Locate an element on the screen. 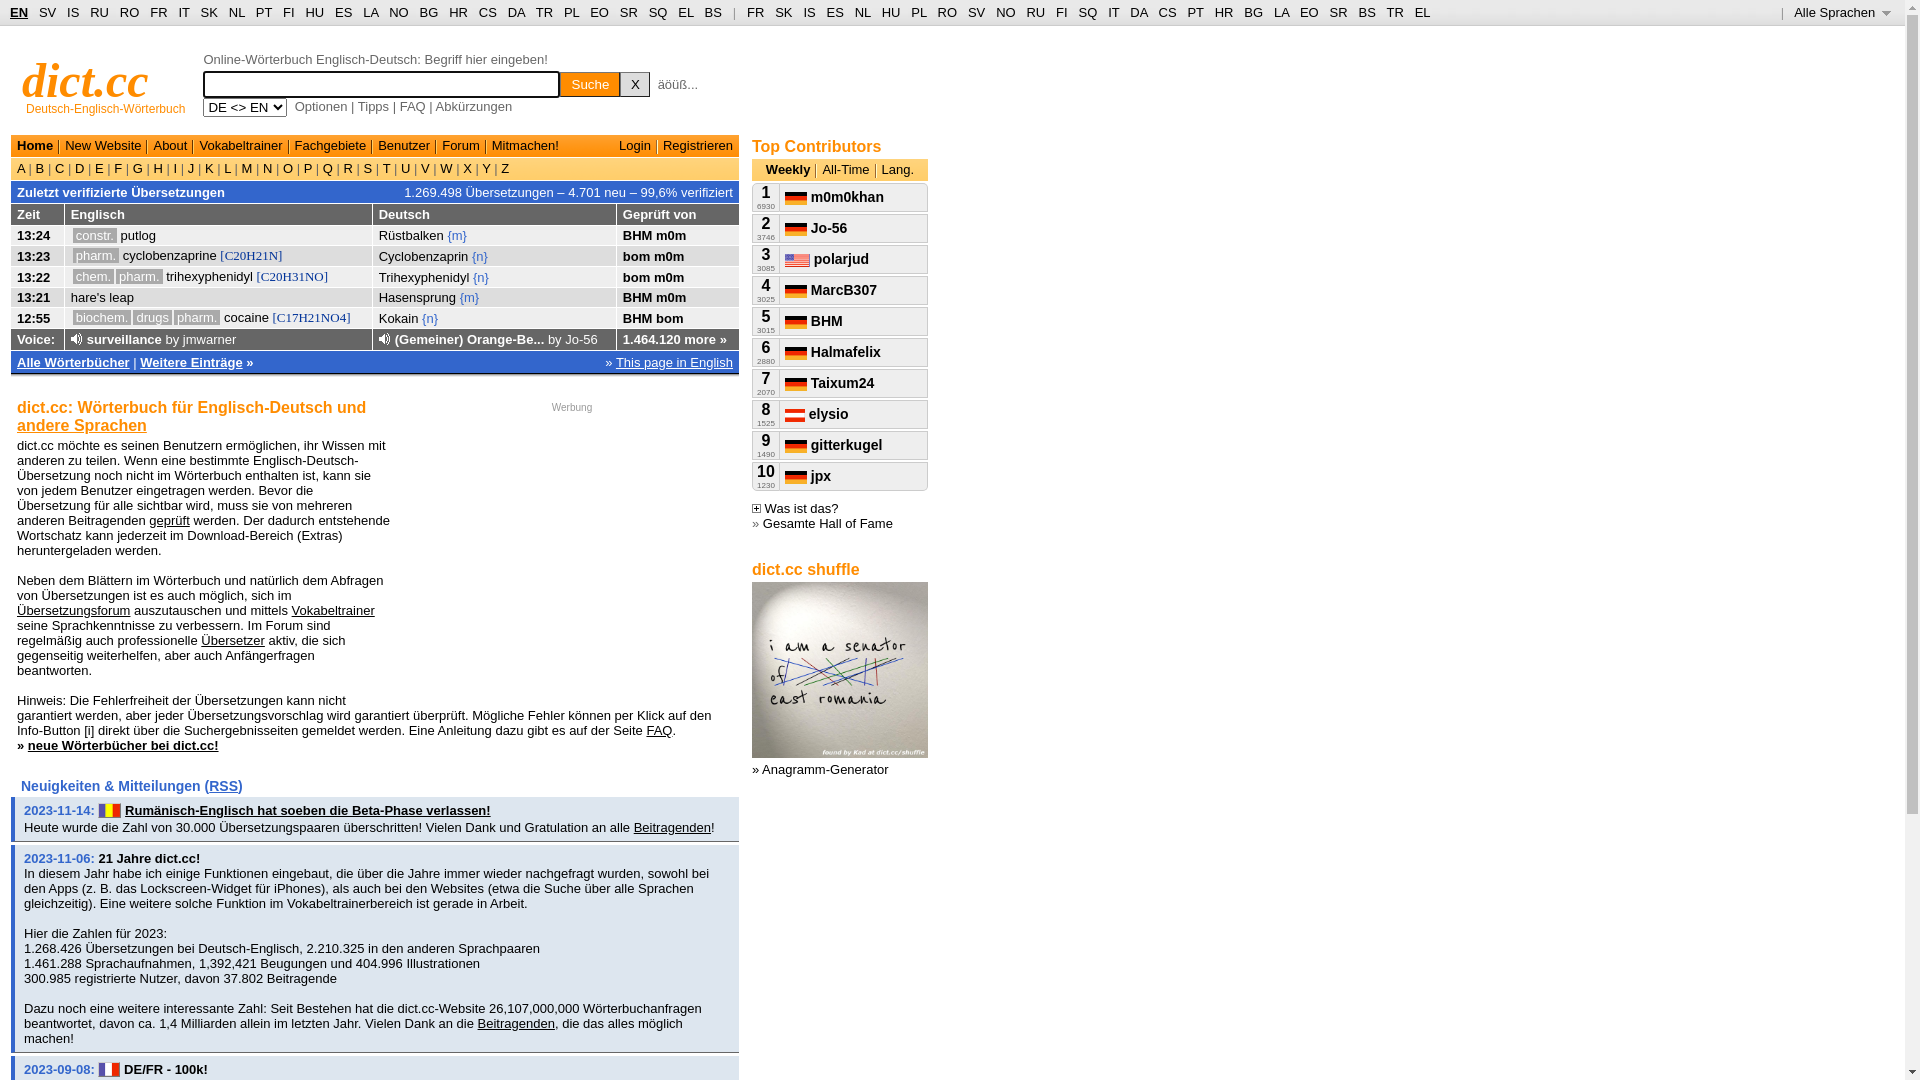 The width and height of the screenshot is (1920, 1080). 'All-Time' is located at coordinates (845, 168).